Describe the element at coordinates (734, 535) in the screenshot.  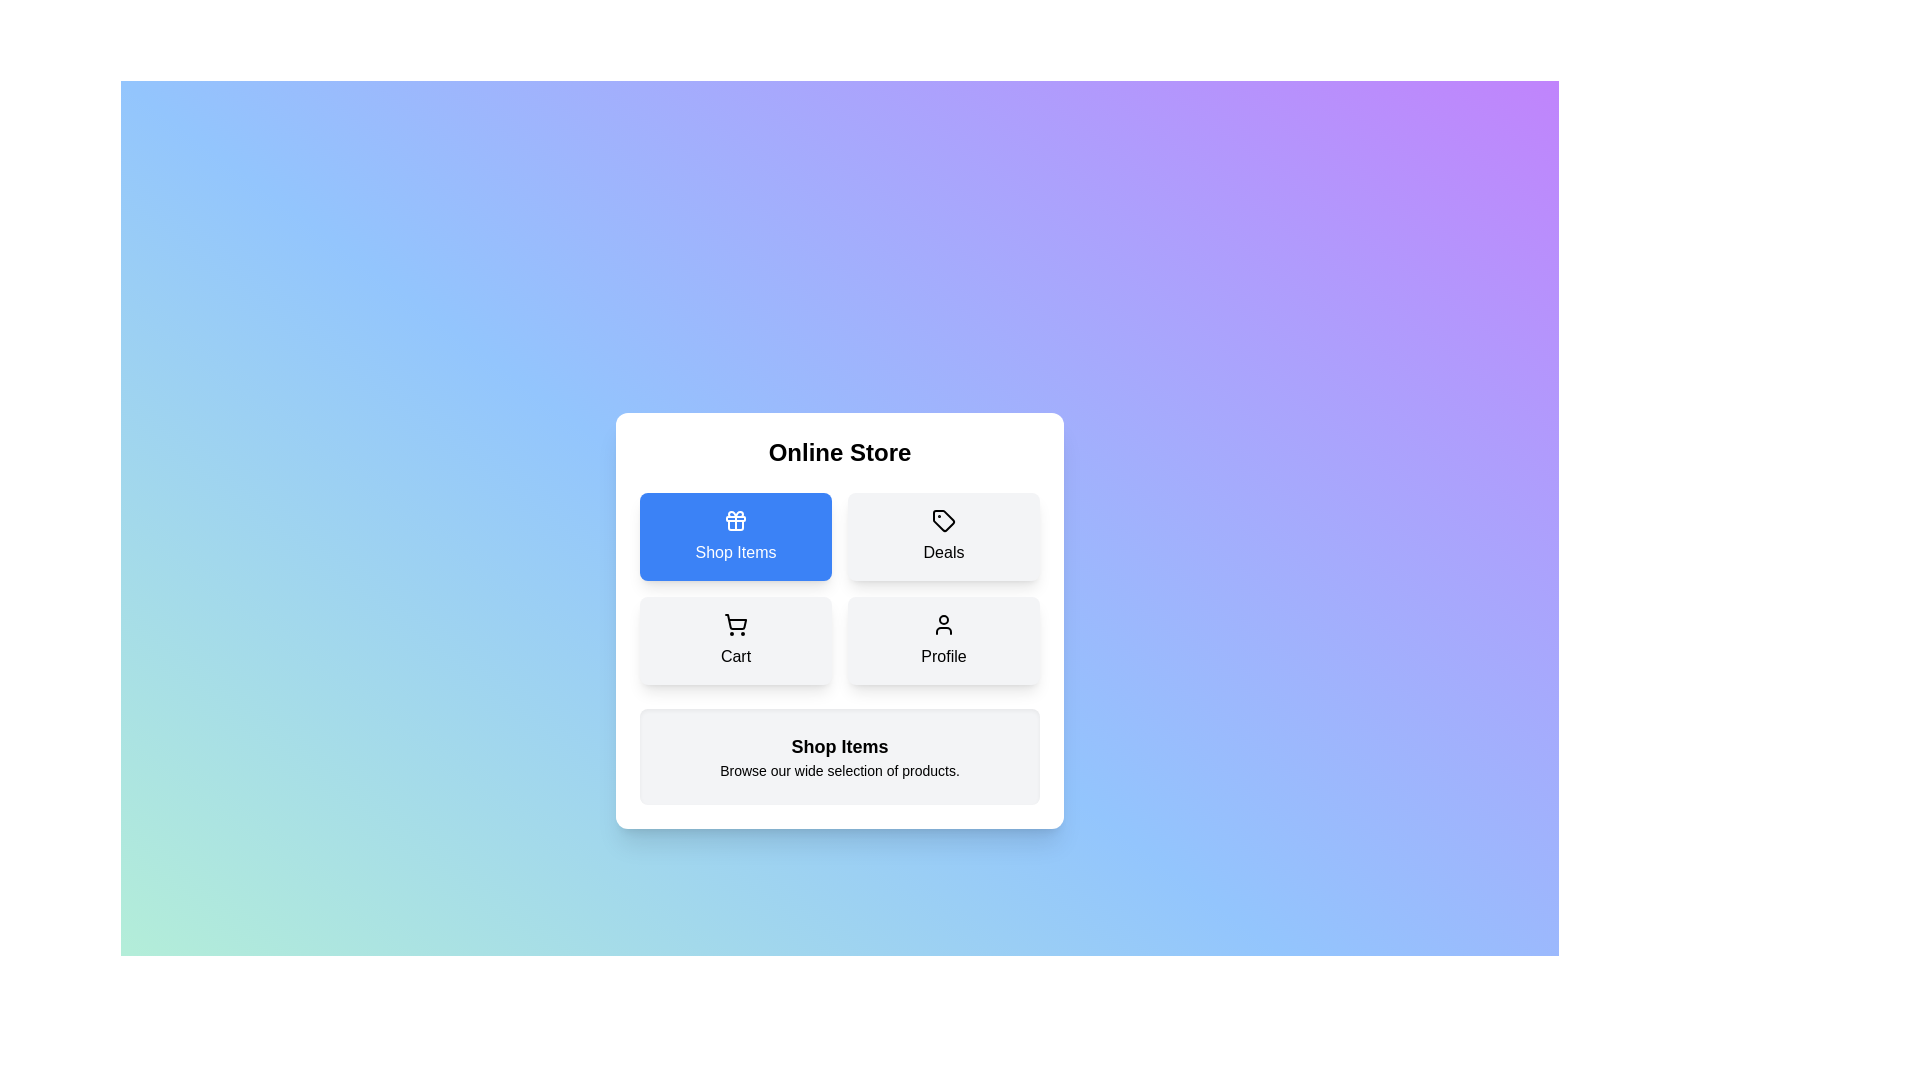
I see `the tab Shop Items by clicking on its respective button` at that location.